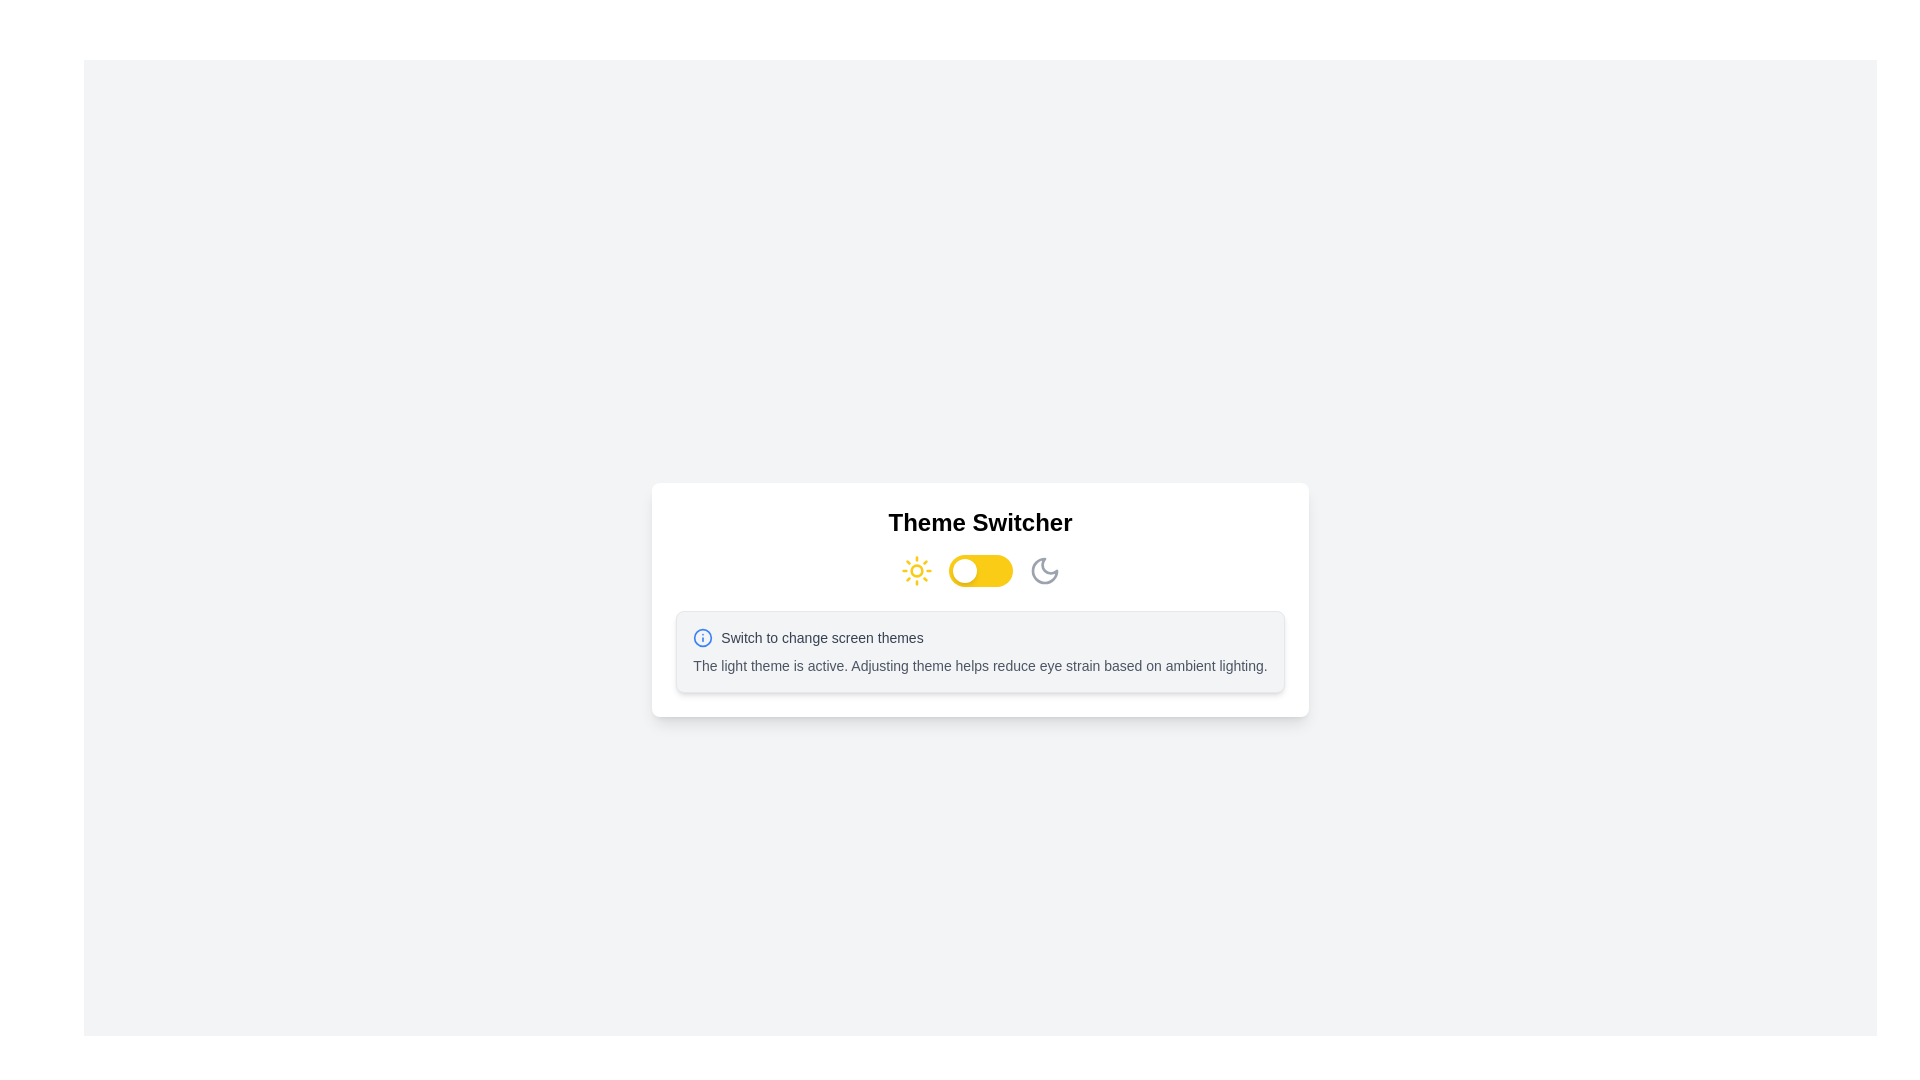  I want to click on the small SVG circle element that forms the core of the sun icon in the 'Theme Switcher' panel, so click(915, 570).